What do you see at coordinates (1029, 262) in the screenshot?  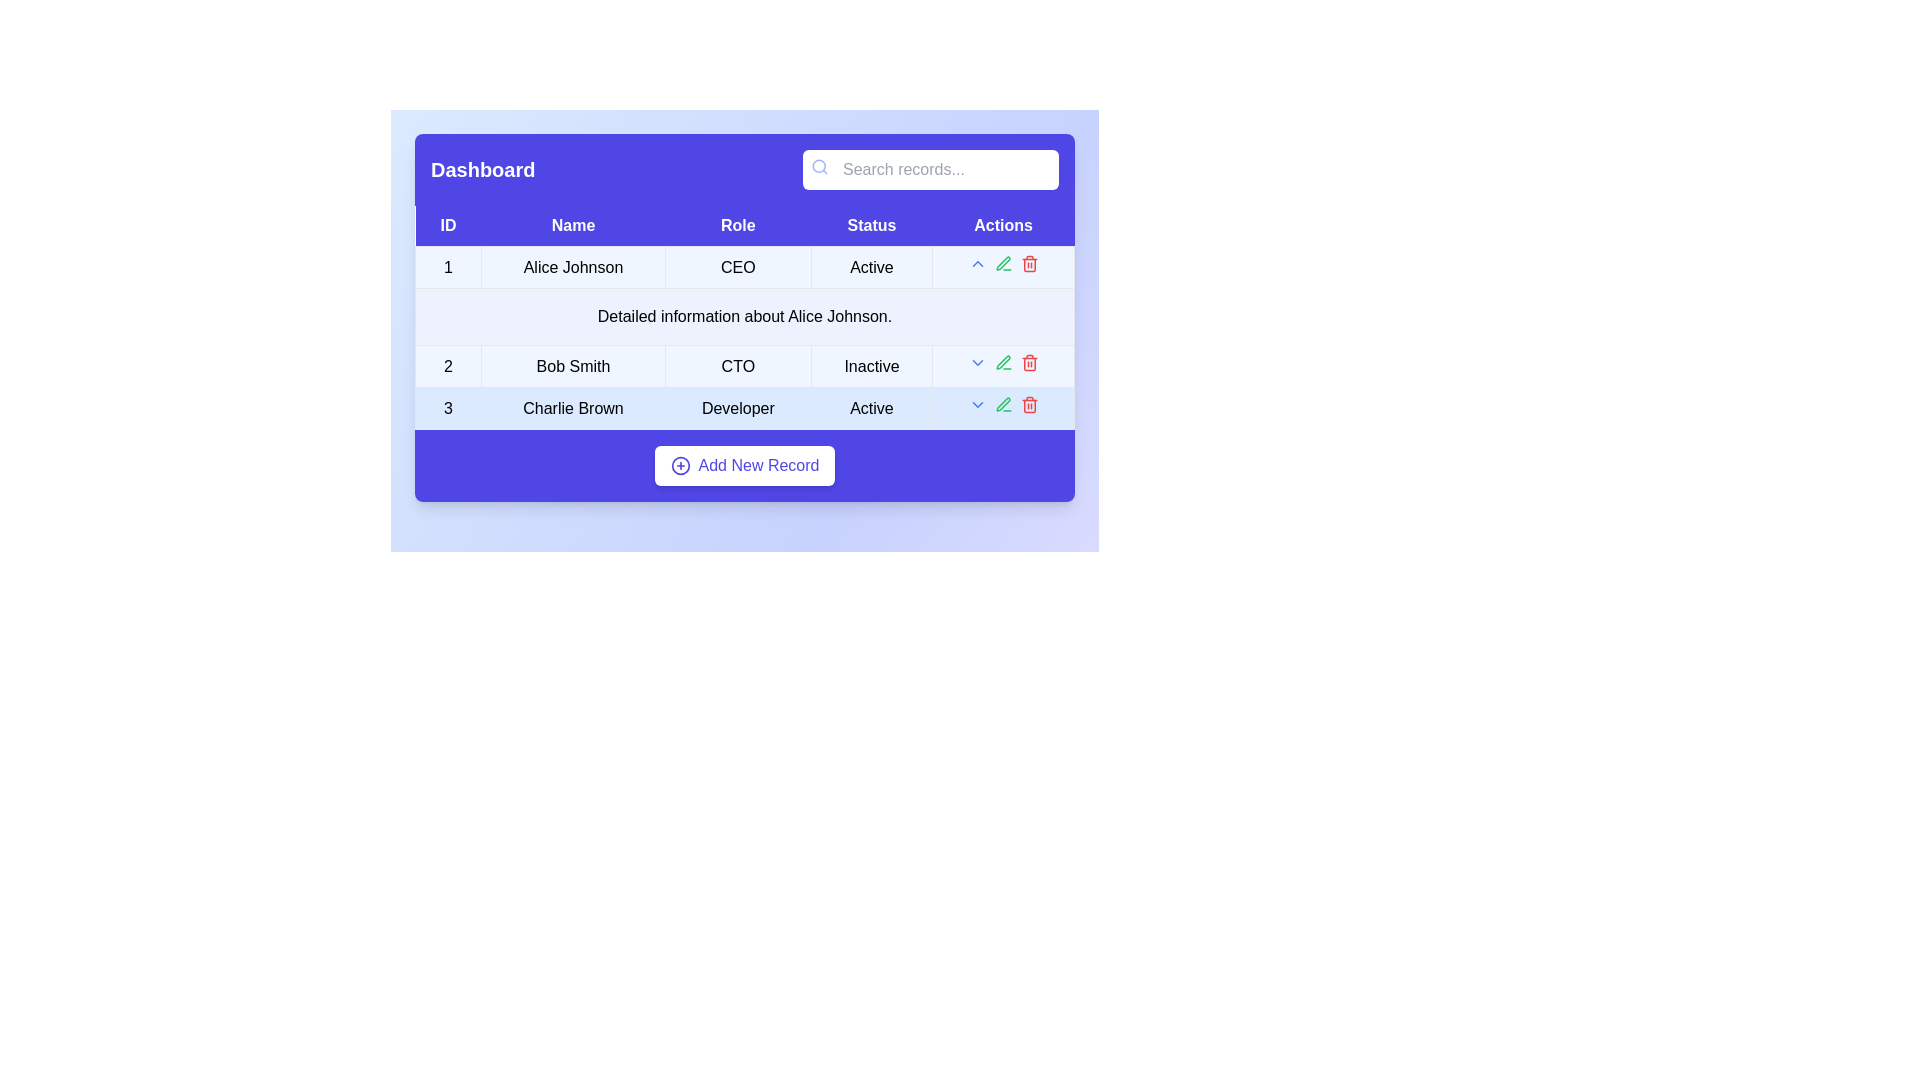 I see `the red trash can icon button located in the 'Actions' column of the first row of the table` at bounding box center [1029, 262].